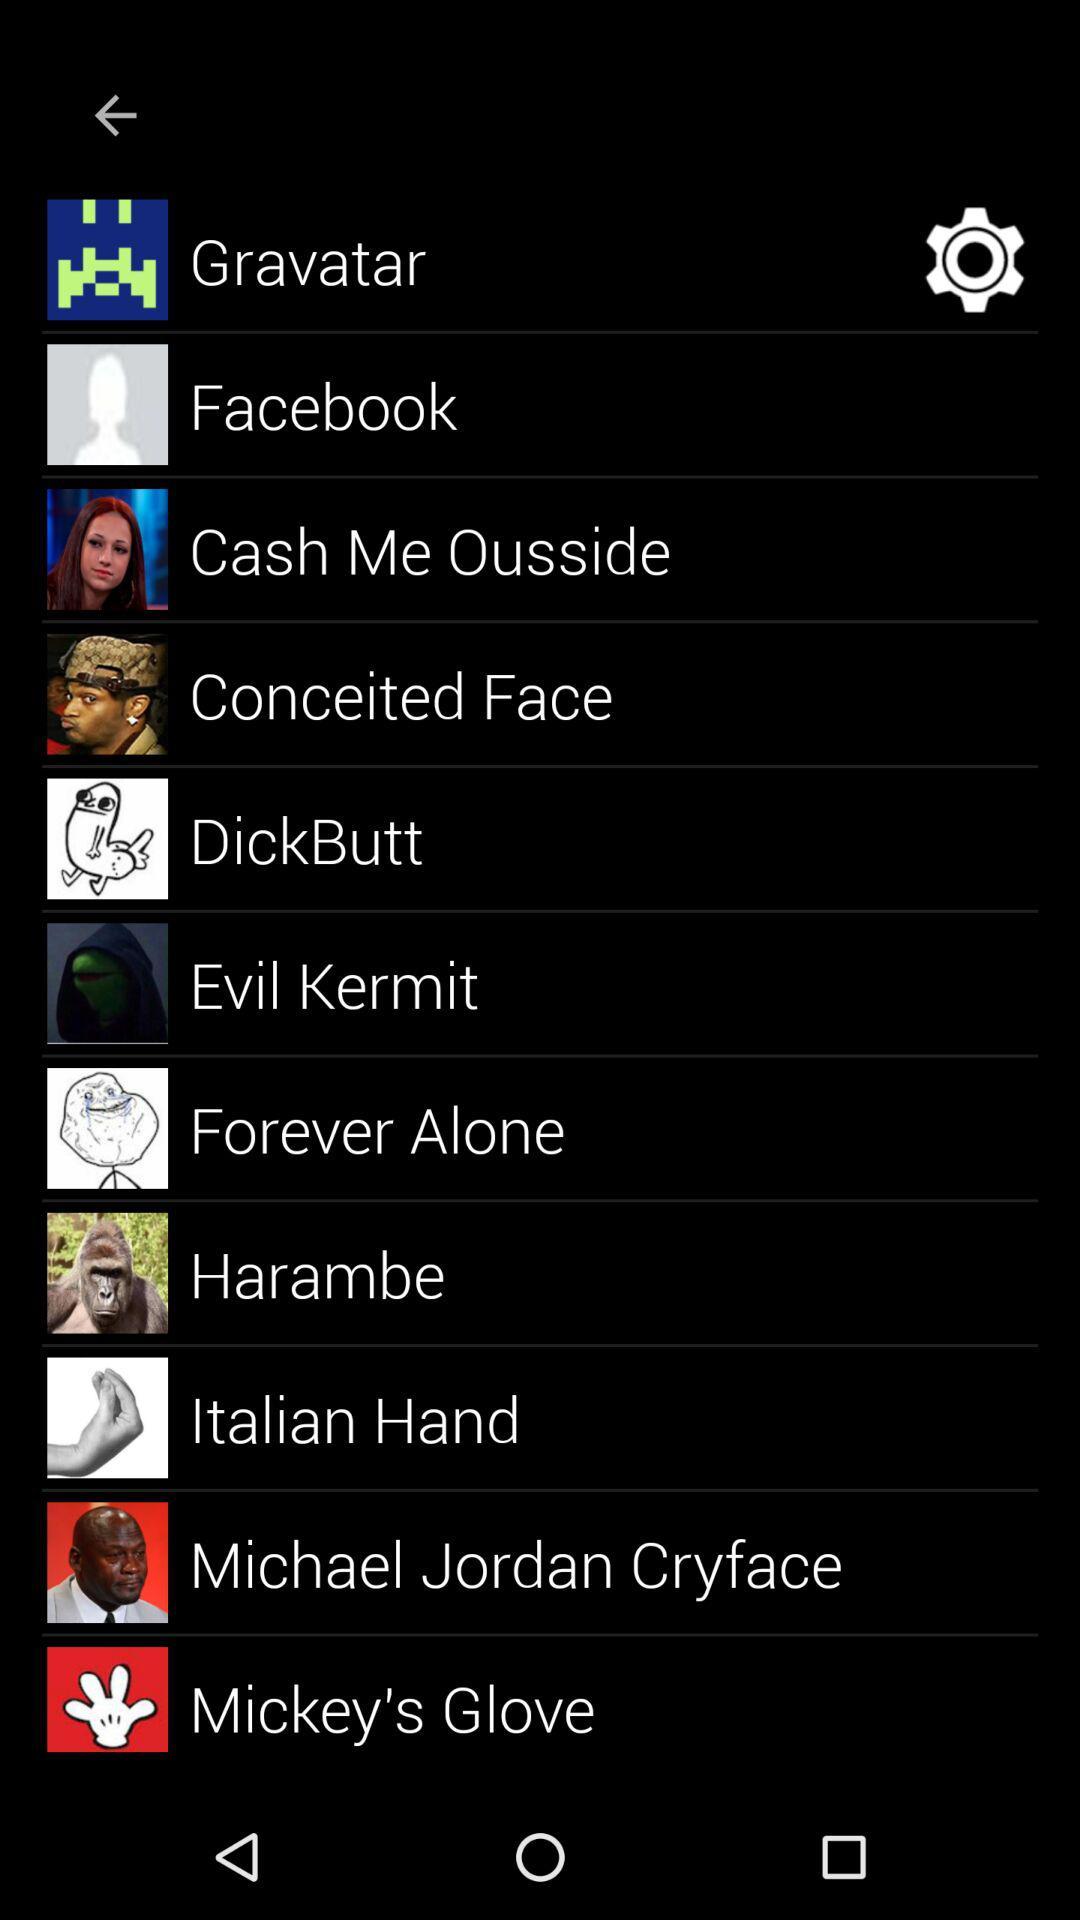 Image resolution: width=1080 pixels, height=1920 pixels. I want to click on the forever alone icon, so click(400, 1128).